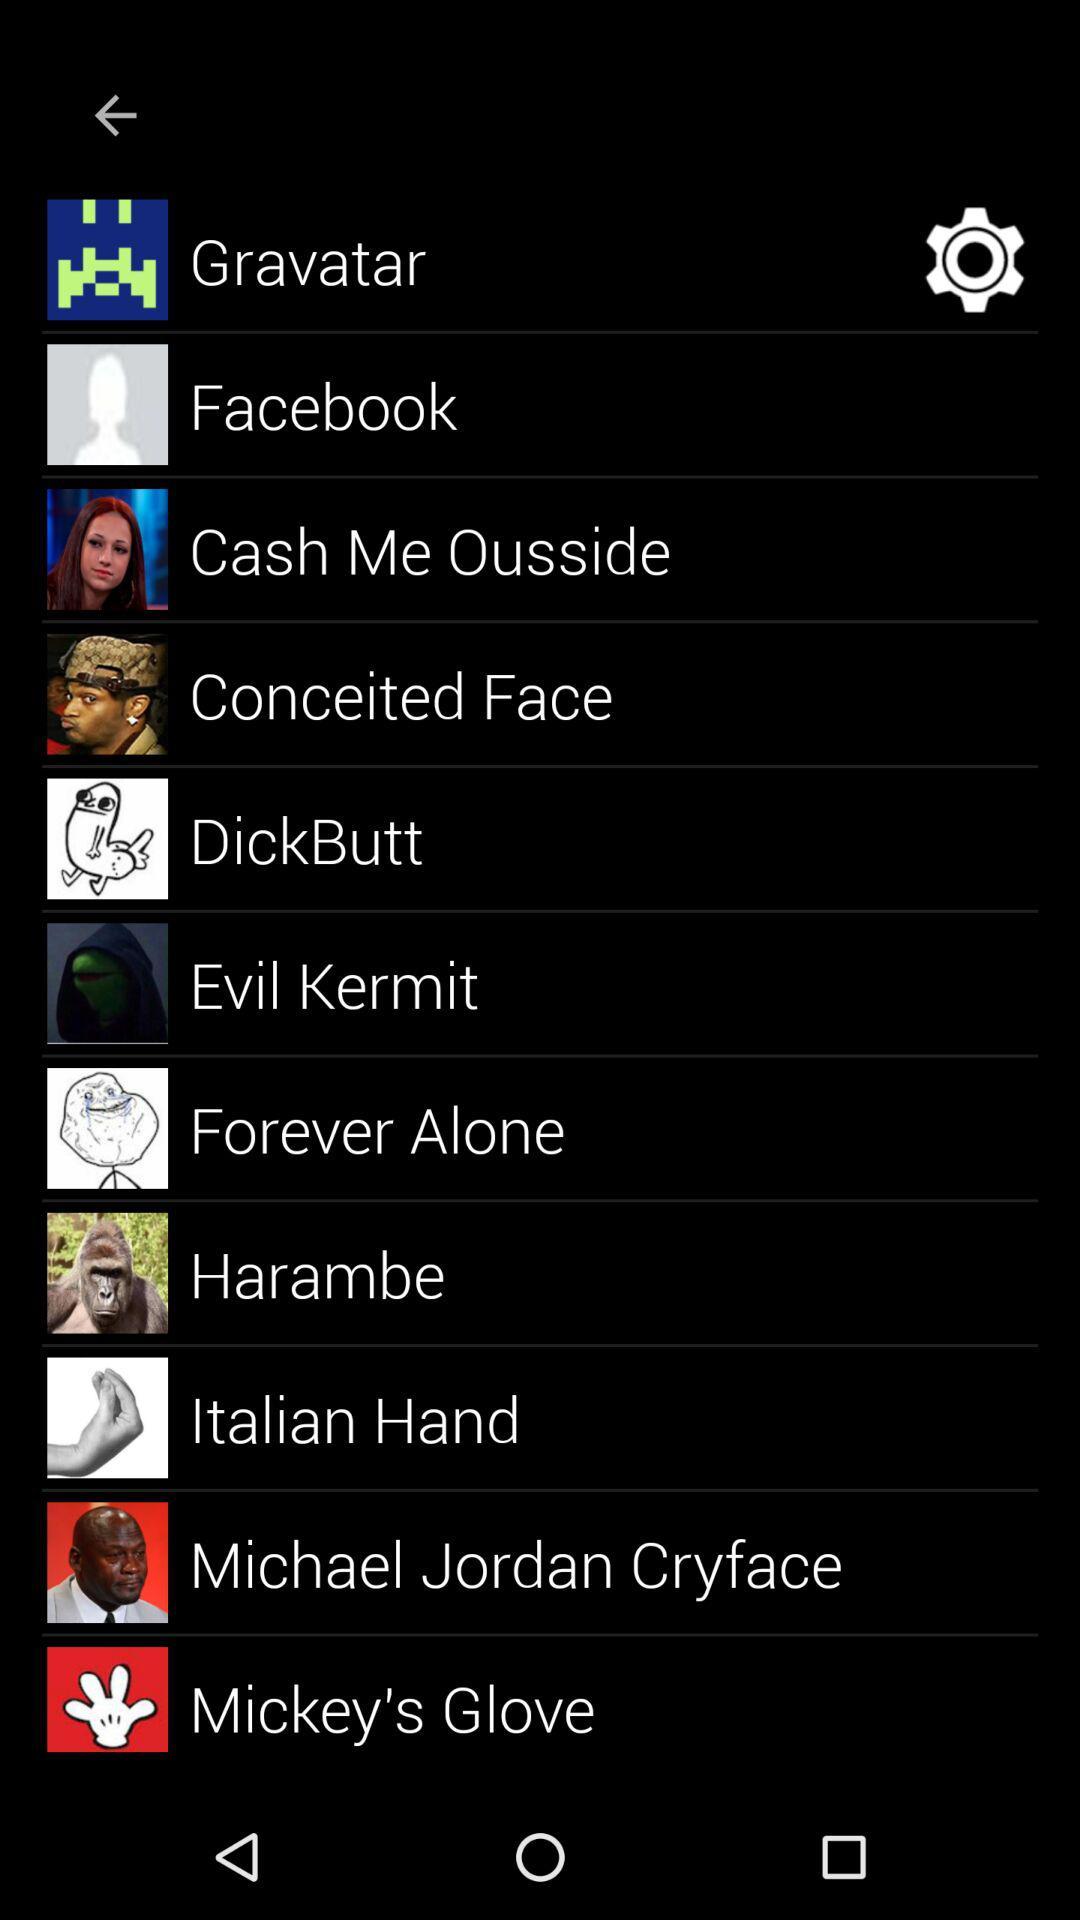 Image resolution: width=1080 pixels, height=1920 pixels. I want to click on the forever alone icon, so click(400, 1128).